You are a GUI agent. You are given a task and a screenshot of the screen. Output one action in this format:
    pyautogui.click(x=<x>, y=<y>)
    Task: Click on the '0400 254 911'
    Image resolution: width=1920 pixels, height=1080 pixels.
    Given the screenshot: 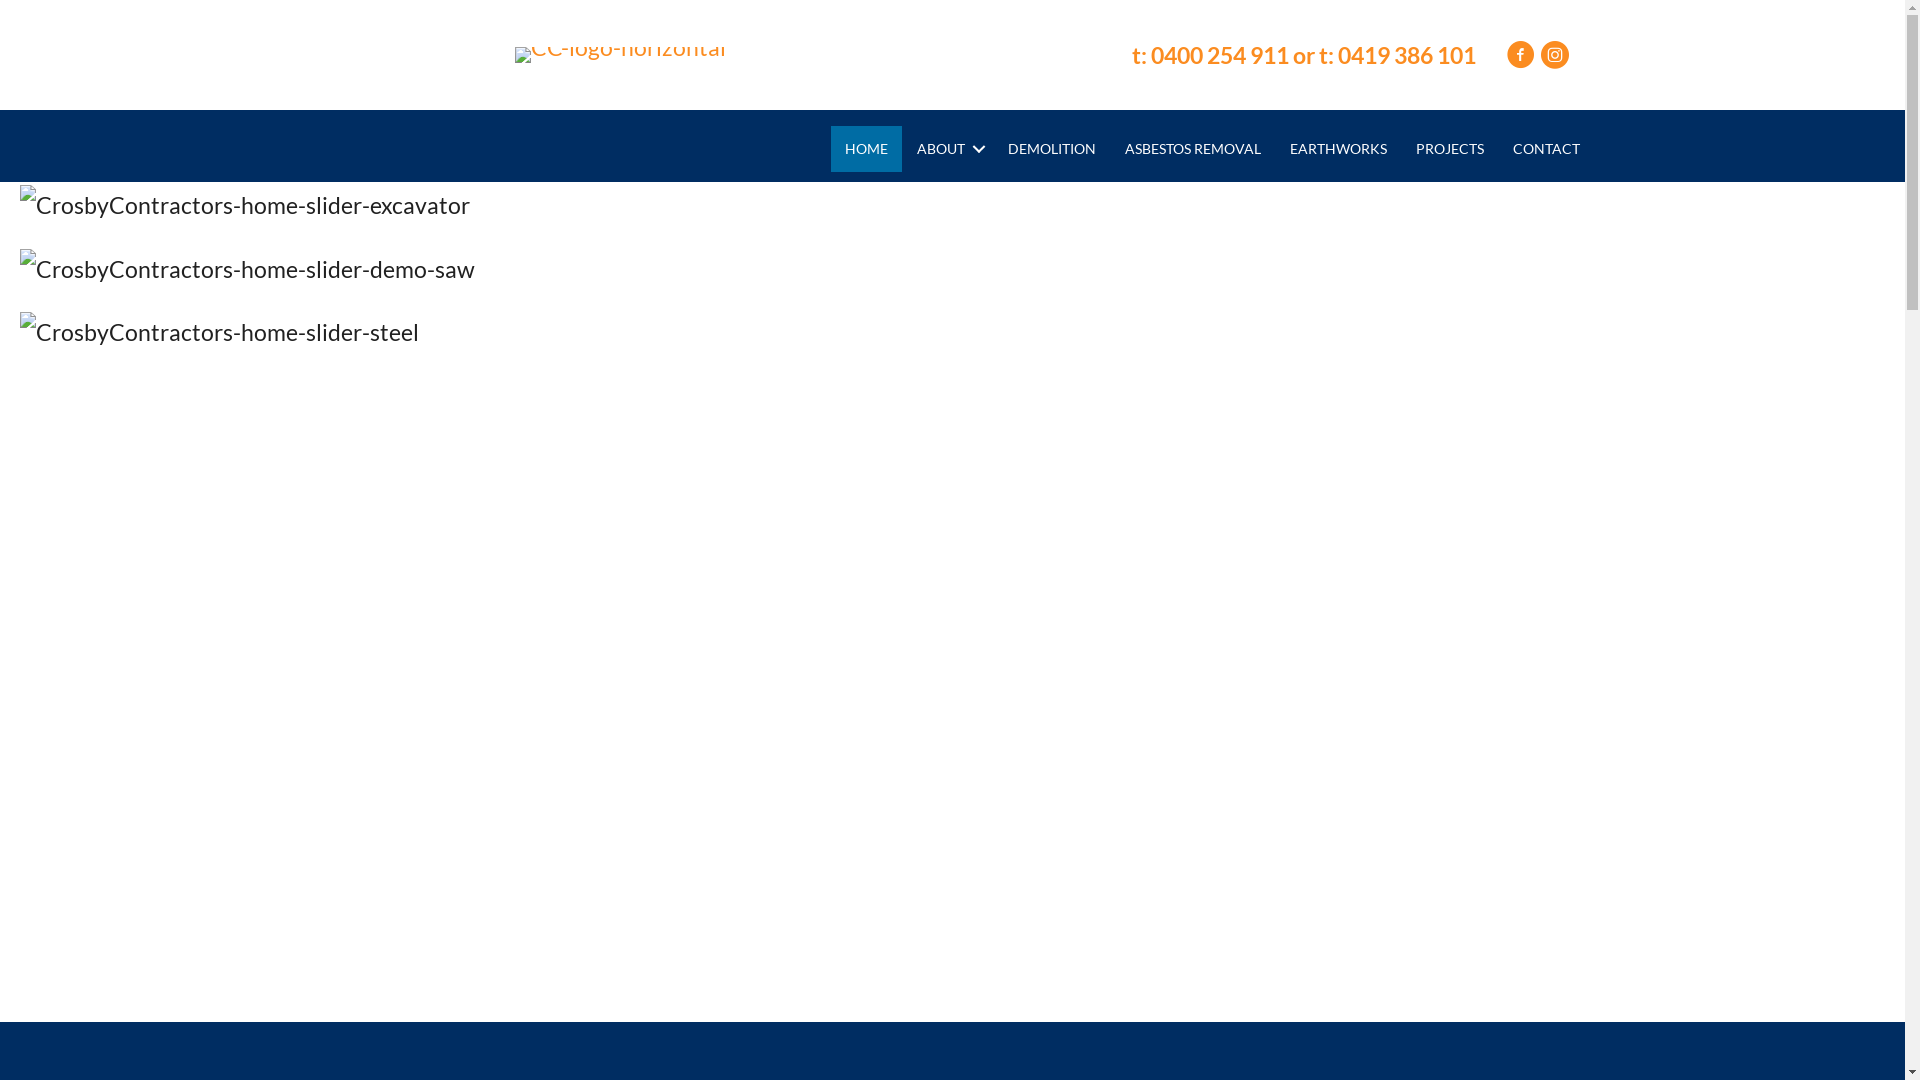 What is the action you would take?
    pyautogui.click(x=1218, y=53)
    